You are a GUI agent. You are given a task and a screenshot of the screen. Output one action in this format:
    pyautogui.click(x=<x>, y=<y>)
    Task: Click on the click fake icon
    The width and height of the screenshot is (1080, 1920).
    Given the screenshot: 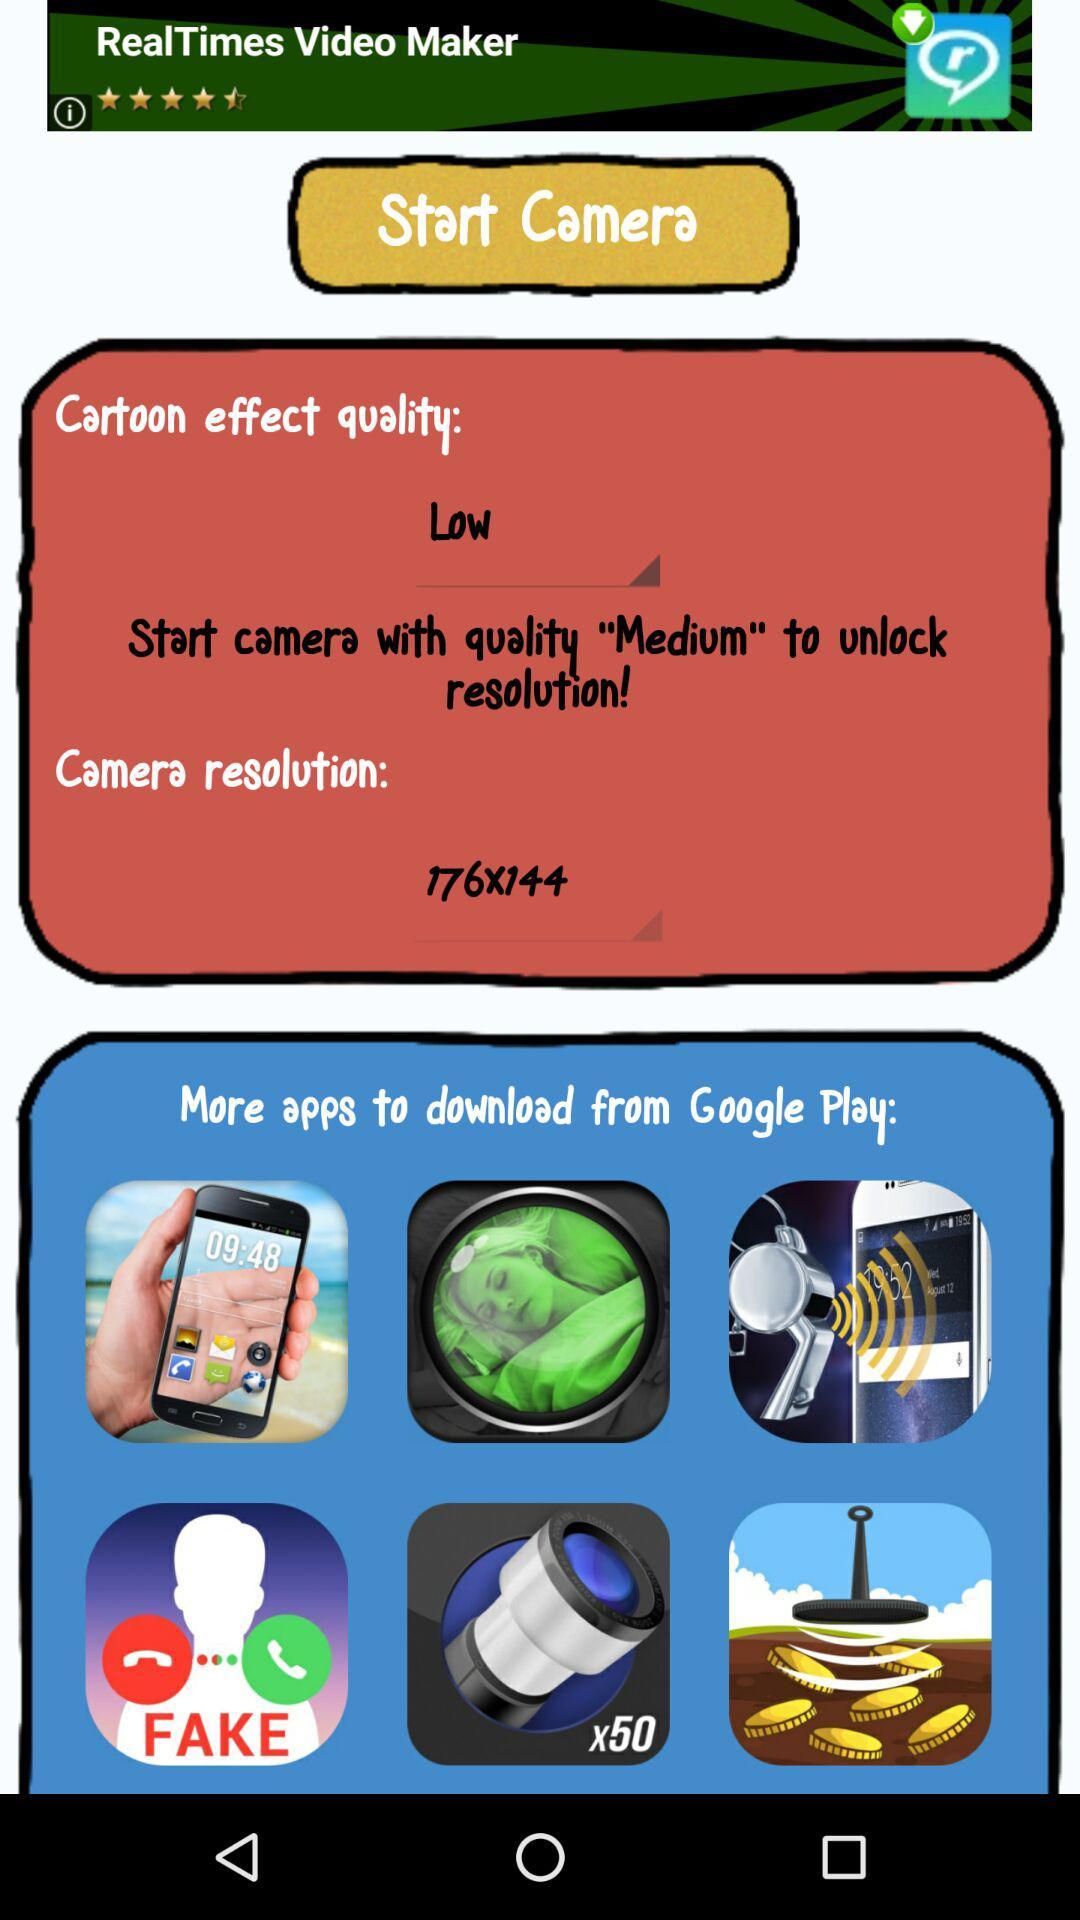 What is the action you would take?
    pyautogui.click(x=216, y=1633)
    